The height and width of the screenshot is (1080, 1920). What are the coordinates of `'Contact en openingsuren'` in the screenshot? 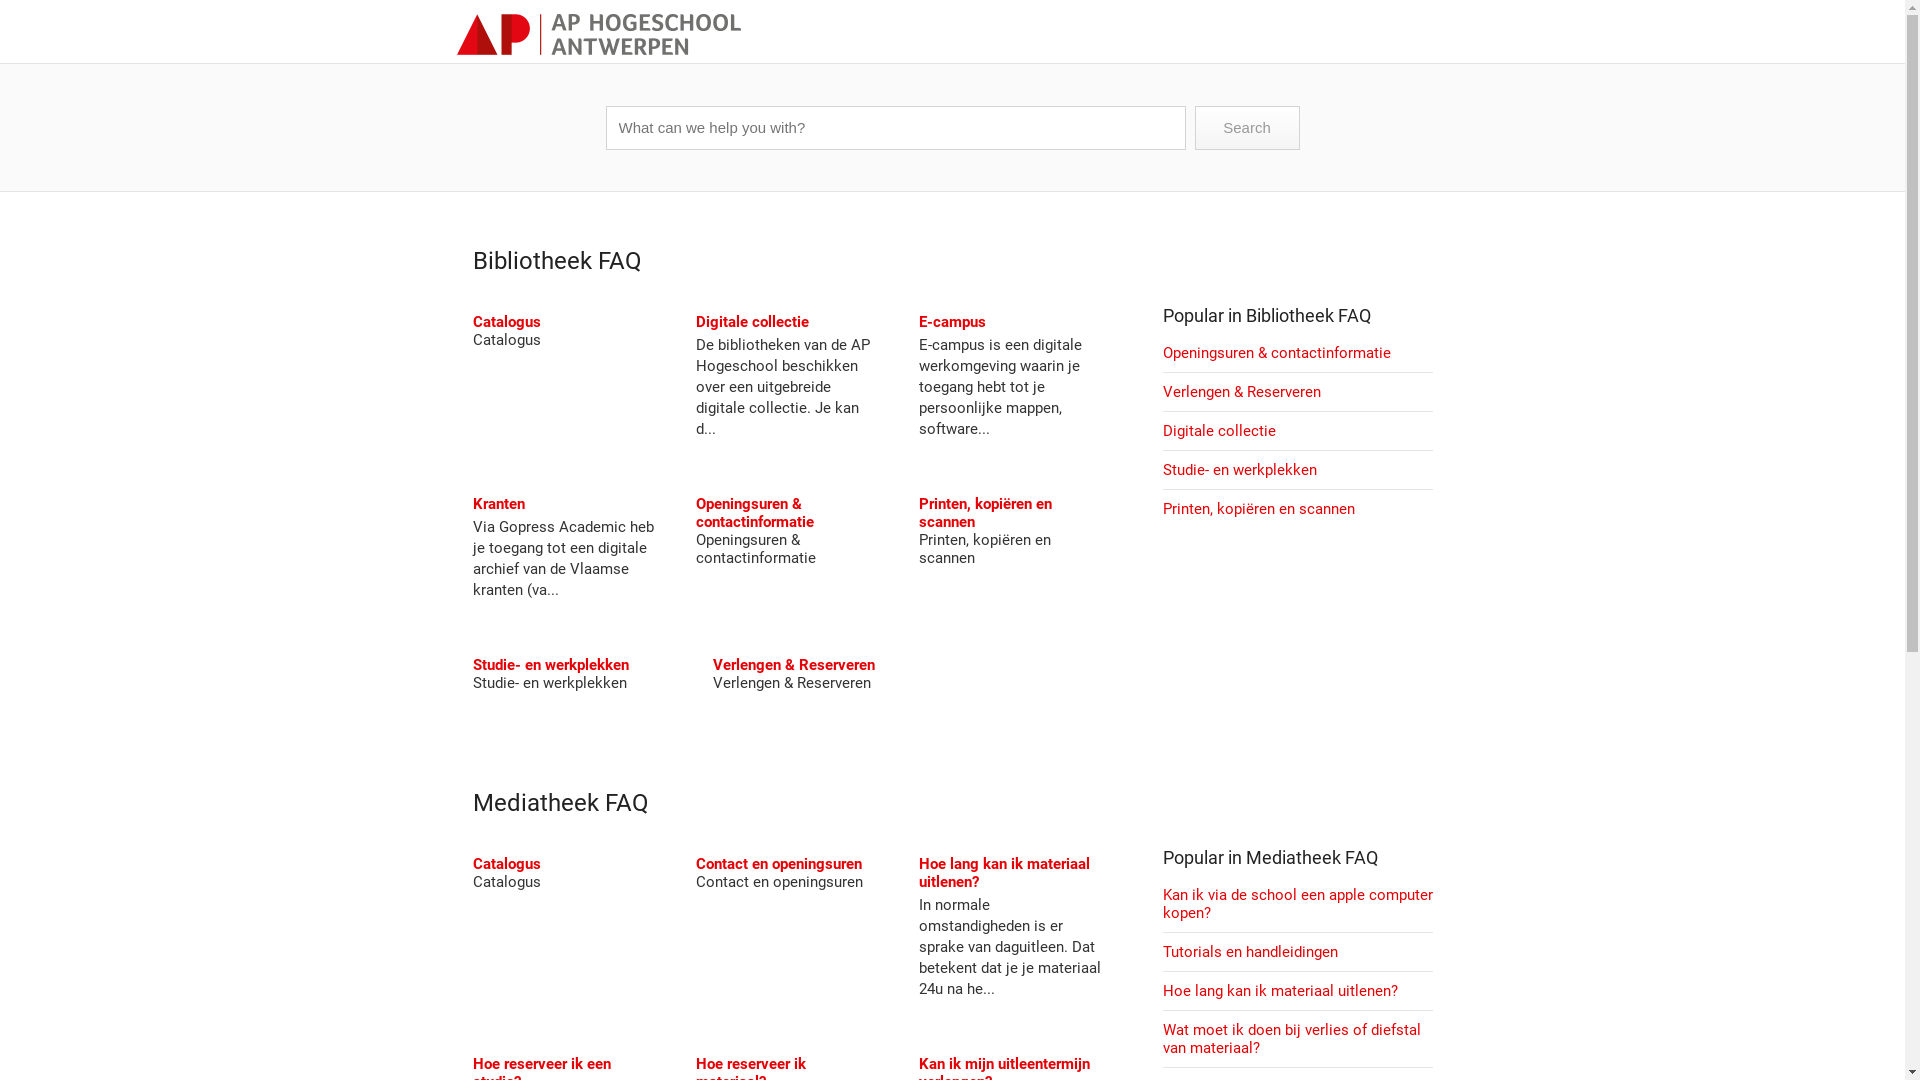 It's located at (696, 863).